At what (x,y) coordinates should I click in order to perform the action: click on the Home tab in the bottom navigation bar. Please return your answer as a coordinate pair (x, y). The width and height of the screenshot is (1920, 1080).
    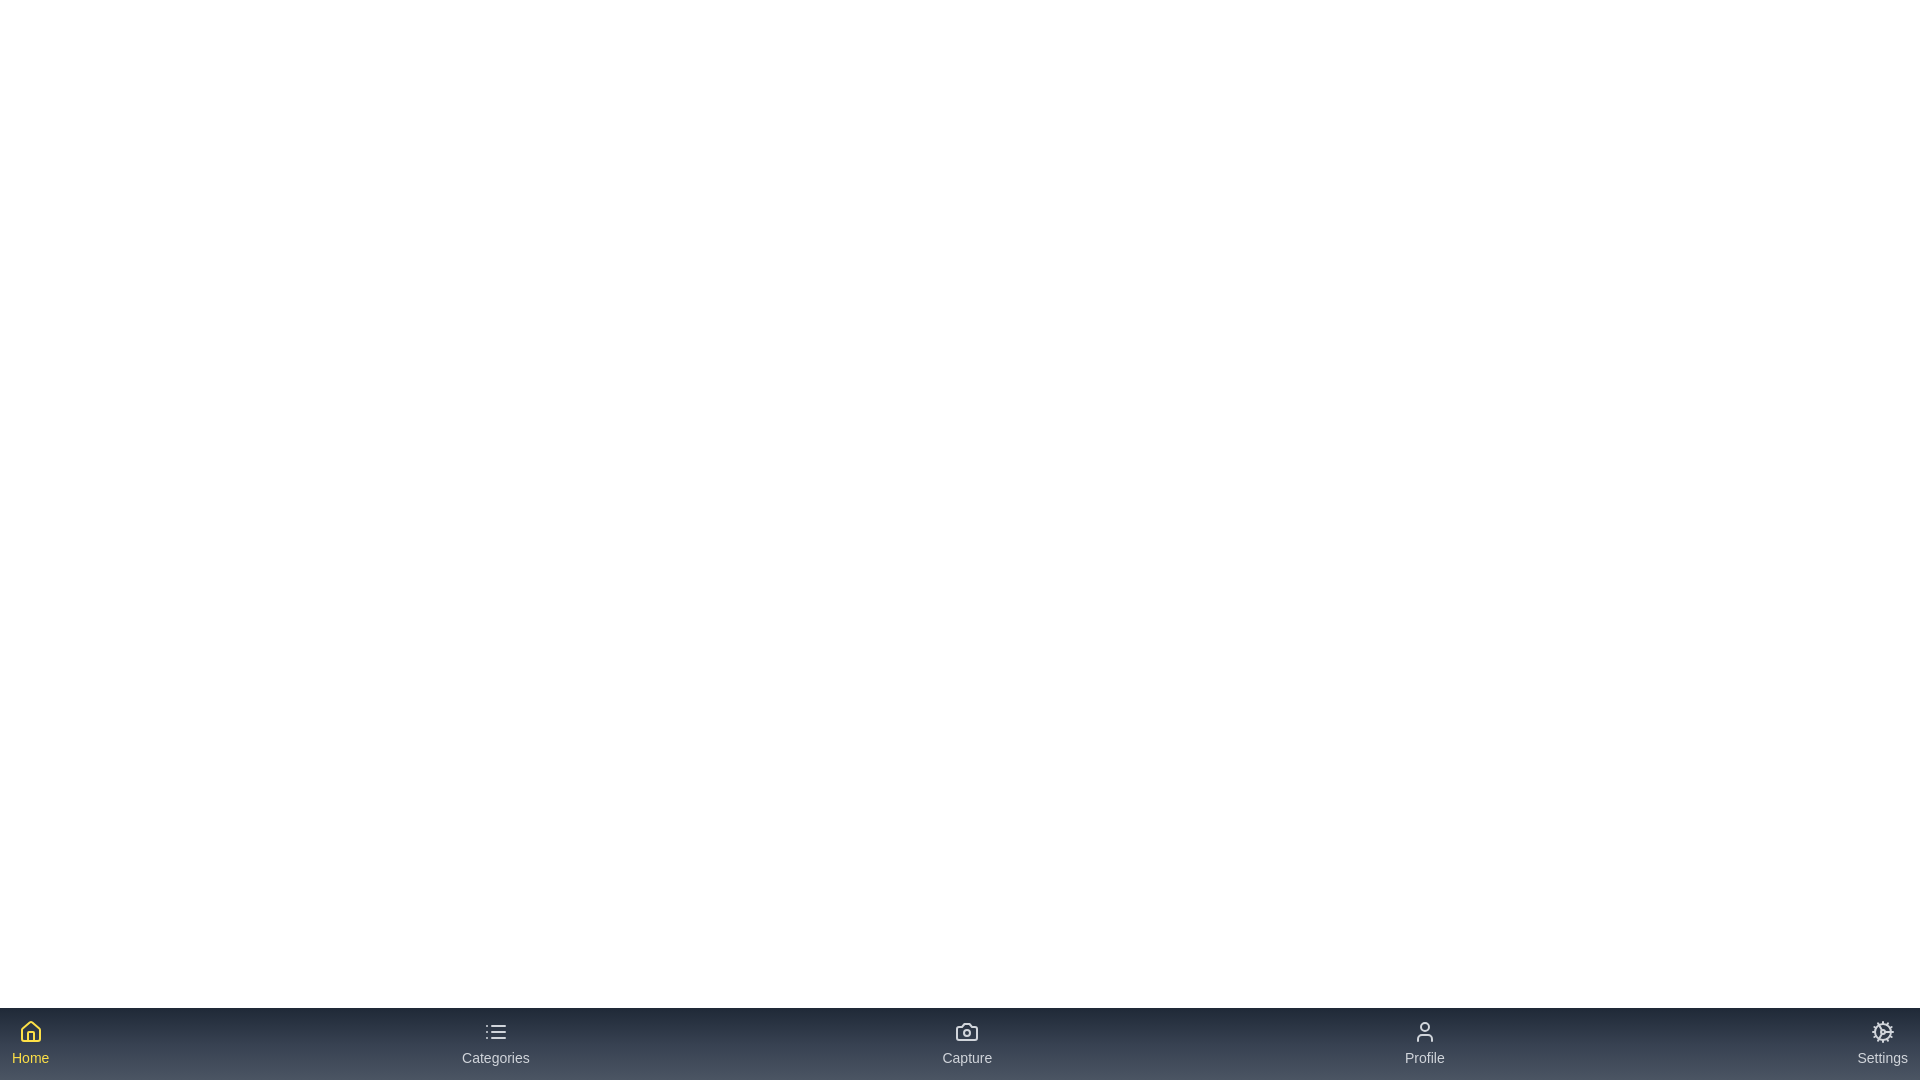
    Looking at the image, I should click on (30, 1043).